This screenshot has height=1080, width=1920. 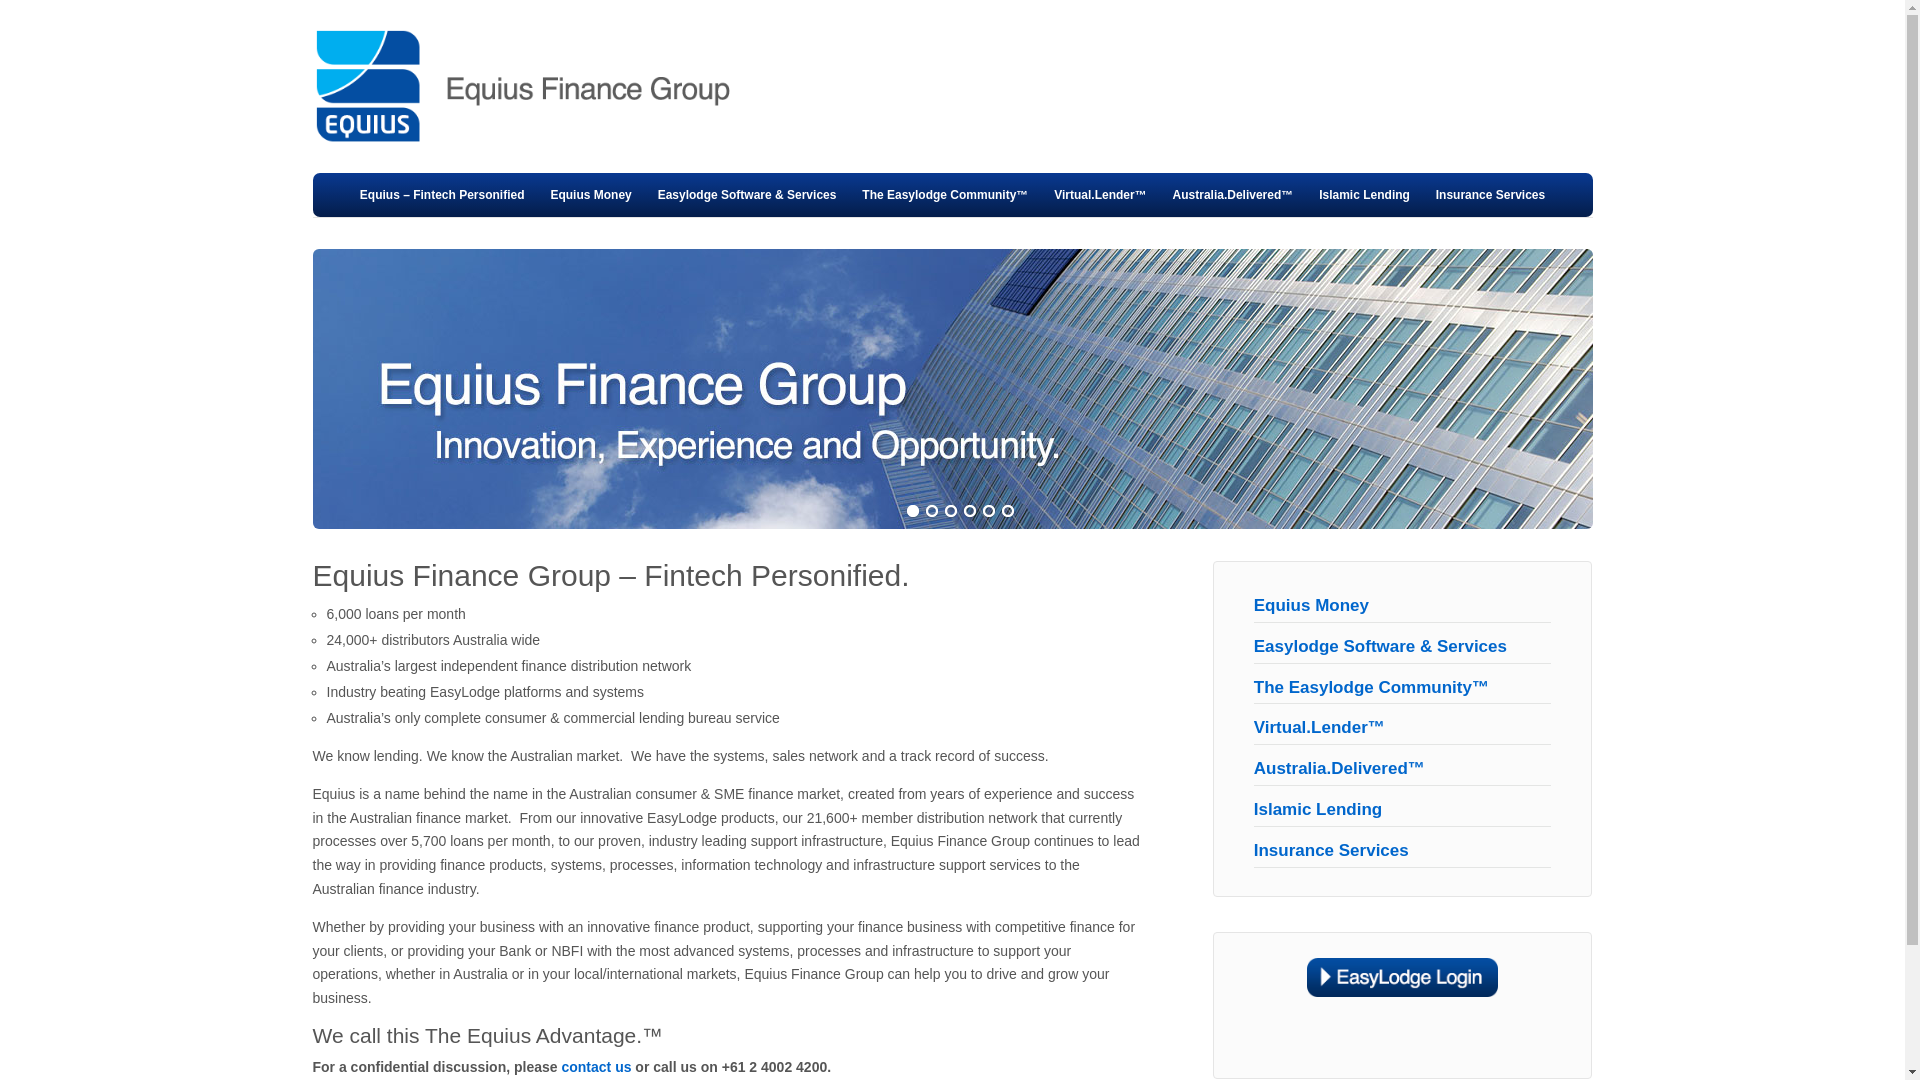 What do you see at coordinates (1007, 511) in the screenshot?
I see `'6'` at bounding box center [1007, 511].